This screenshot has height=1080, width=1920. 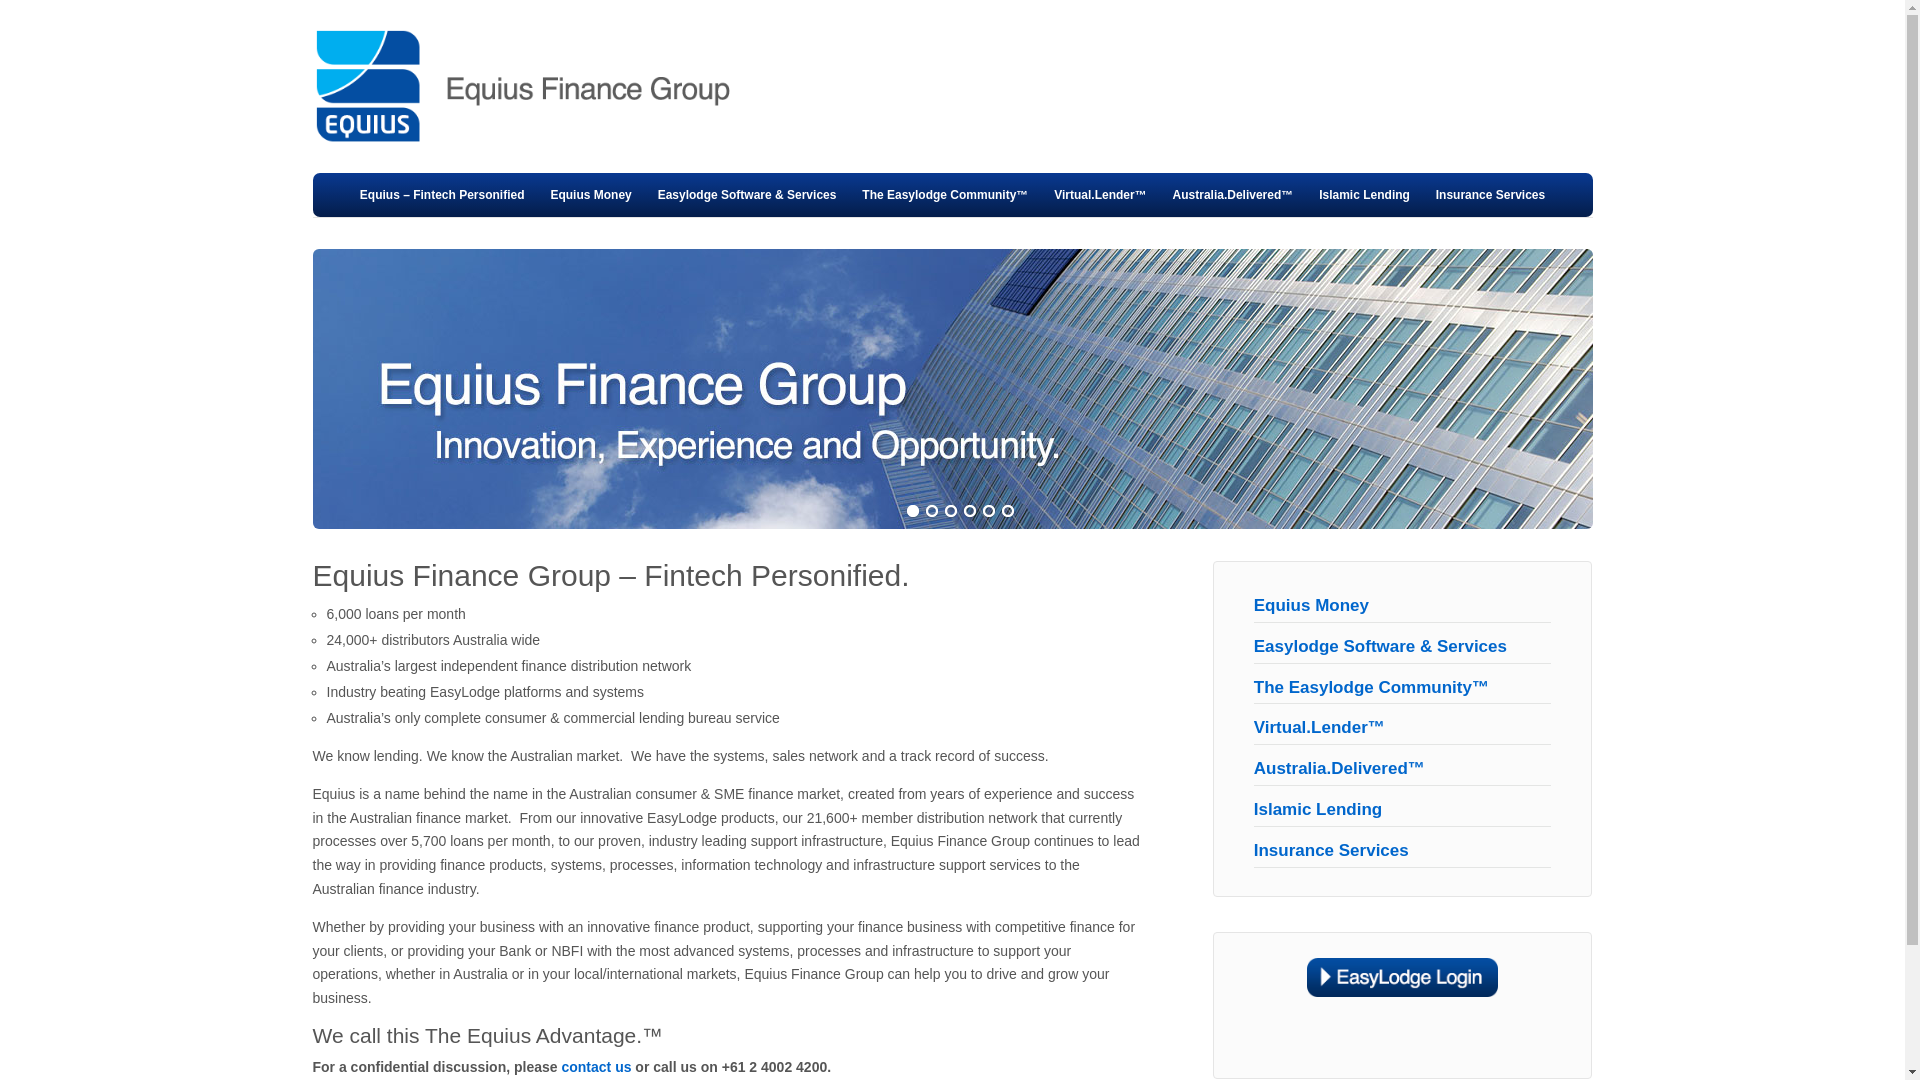 What do you see at coordinates (1007, 511) in the screenshot?
I see `'6'` at bounding box center [1007, 511].